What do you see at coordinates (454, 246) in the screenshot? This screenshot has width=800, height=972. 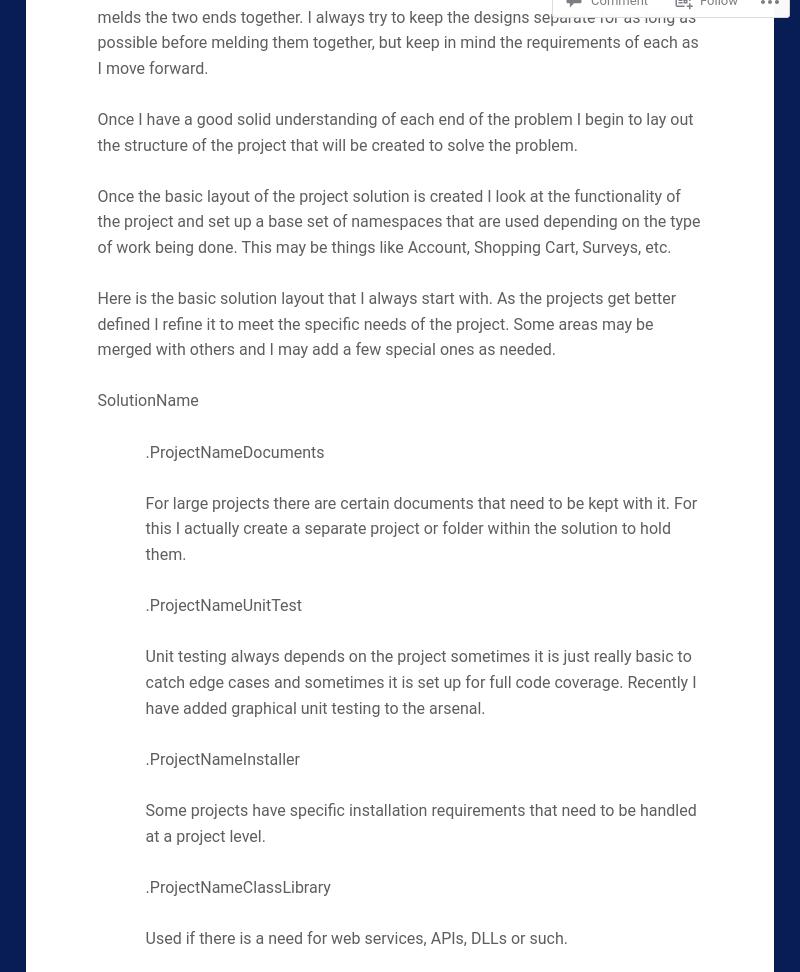 I see `'This may be things like Account, Shopping Cart, Surveys, etc.'` at bounding box center [454, 246].